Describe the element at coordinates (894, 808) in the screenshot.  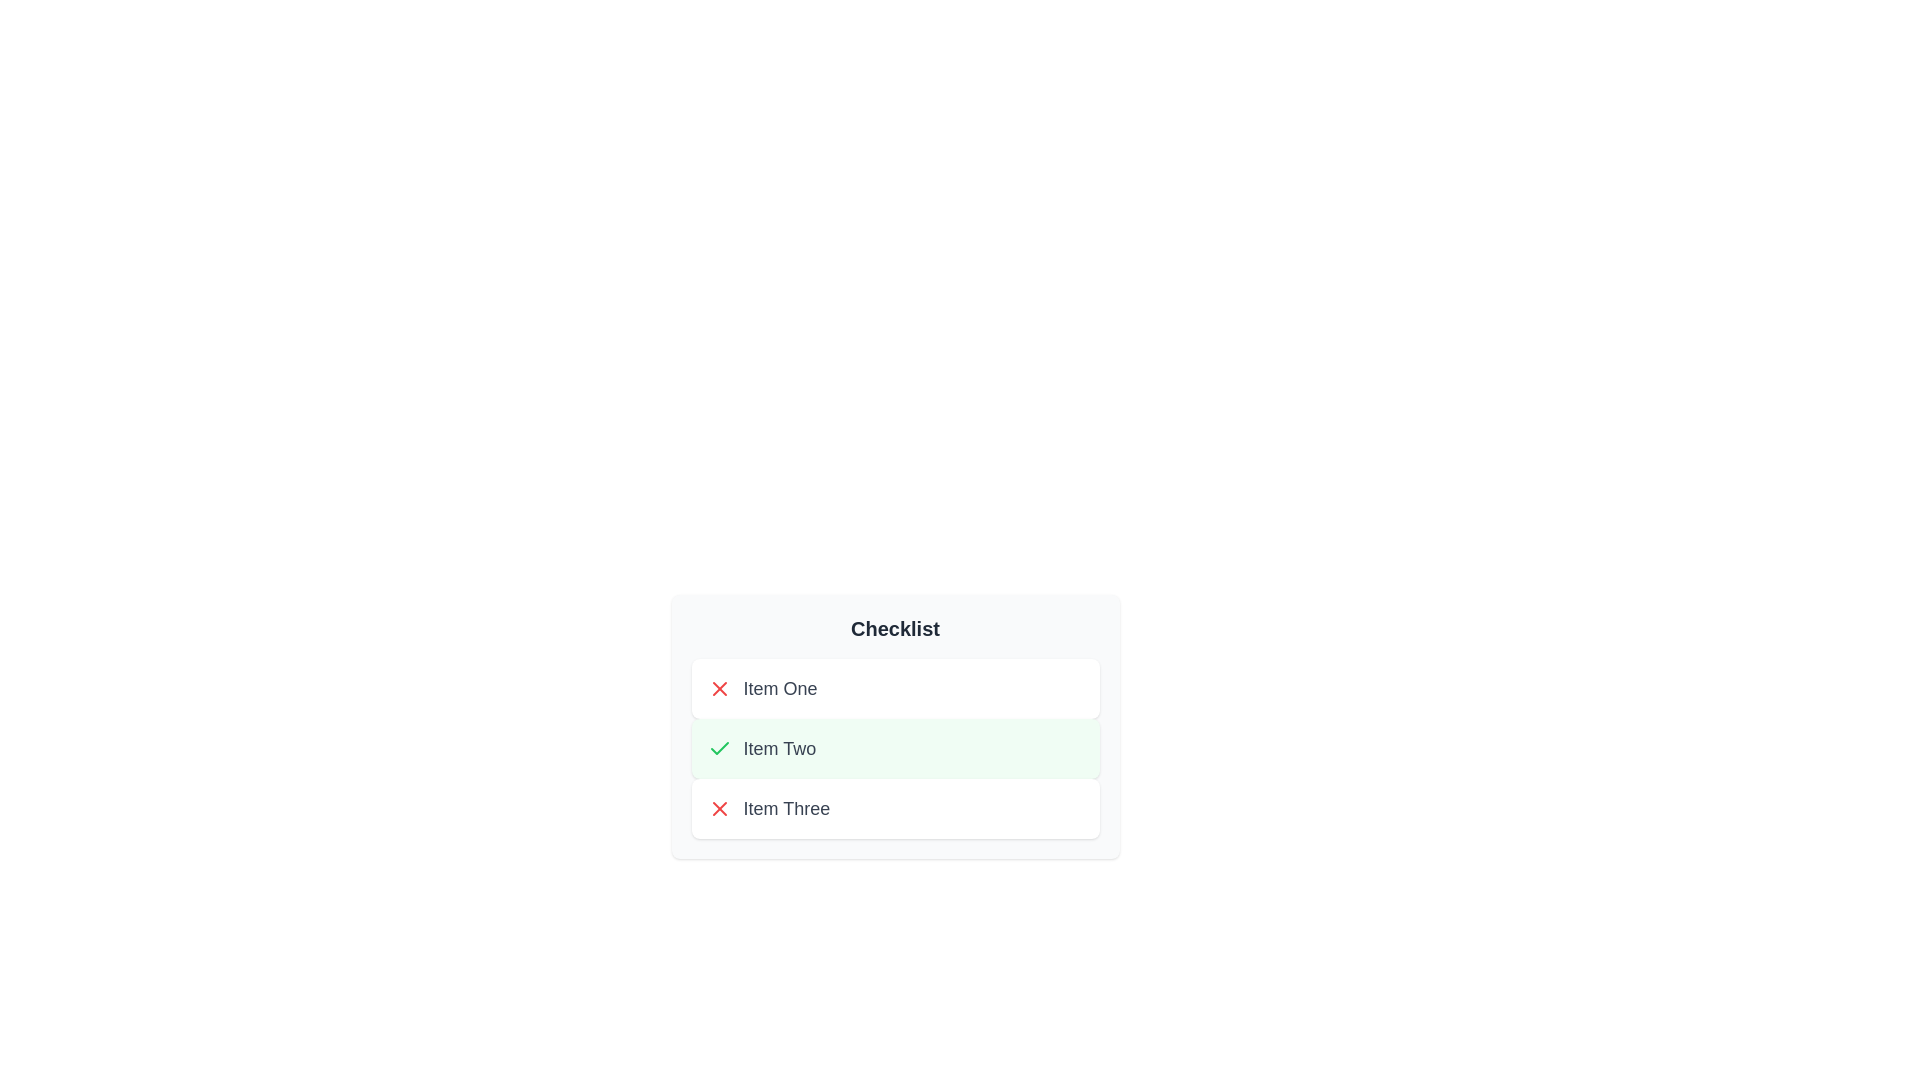
I see `the item Item Three in the checklist` at that location.